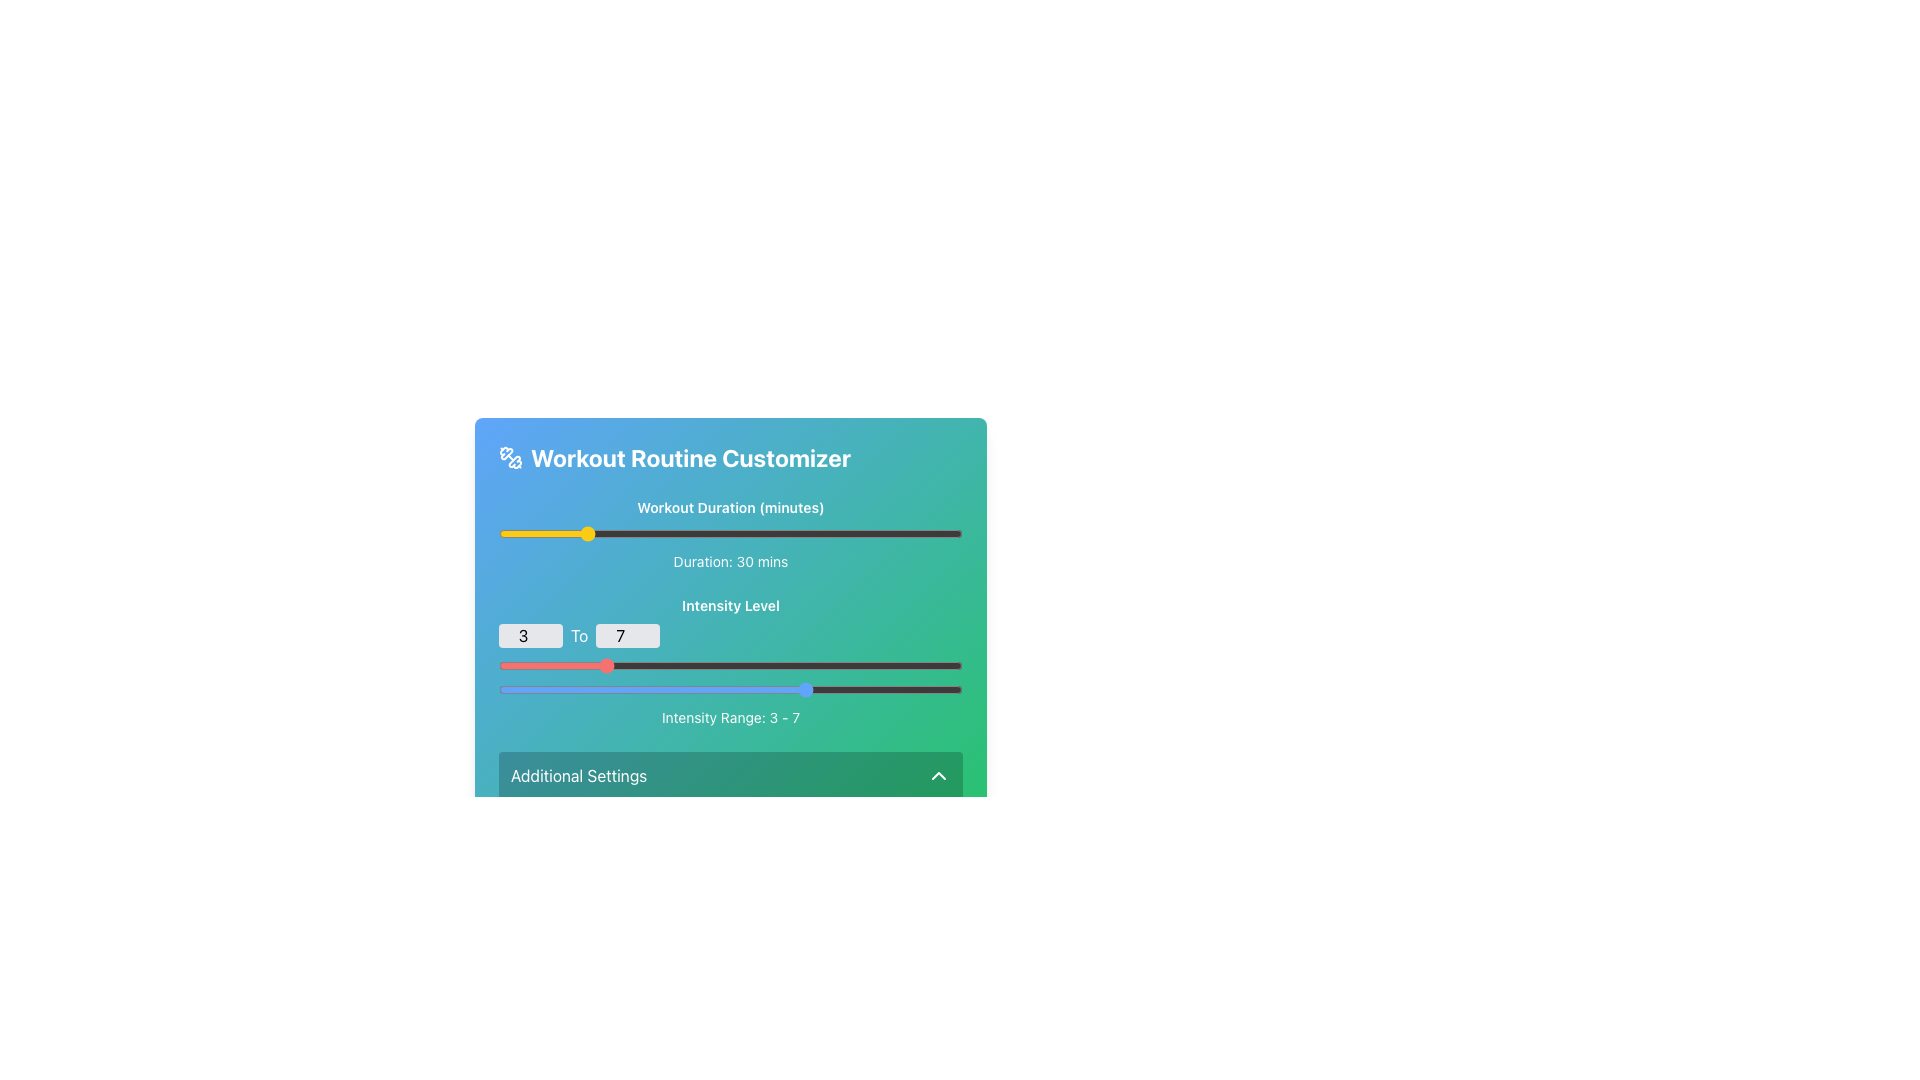 This screenshot has width=1920, height=1080. What do you see at coordinates (578, 774) in the screenshot?
I see `the 'Additional Settings' label, which is displayed against a greenish-blue background with white rounded font, located near the bottom of the interface` at bounding box center [578, 774].